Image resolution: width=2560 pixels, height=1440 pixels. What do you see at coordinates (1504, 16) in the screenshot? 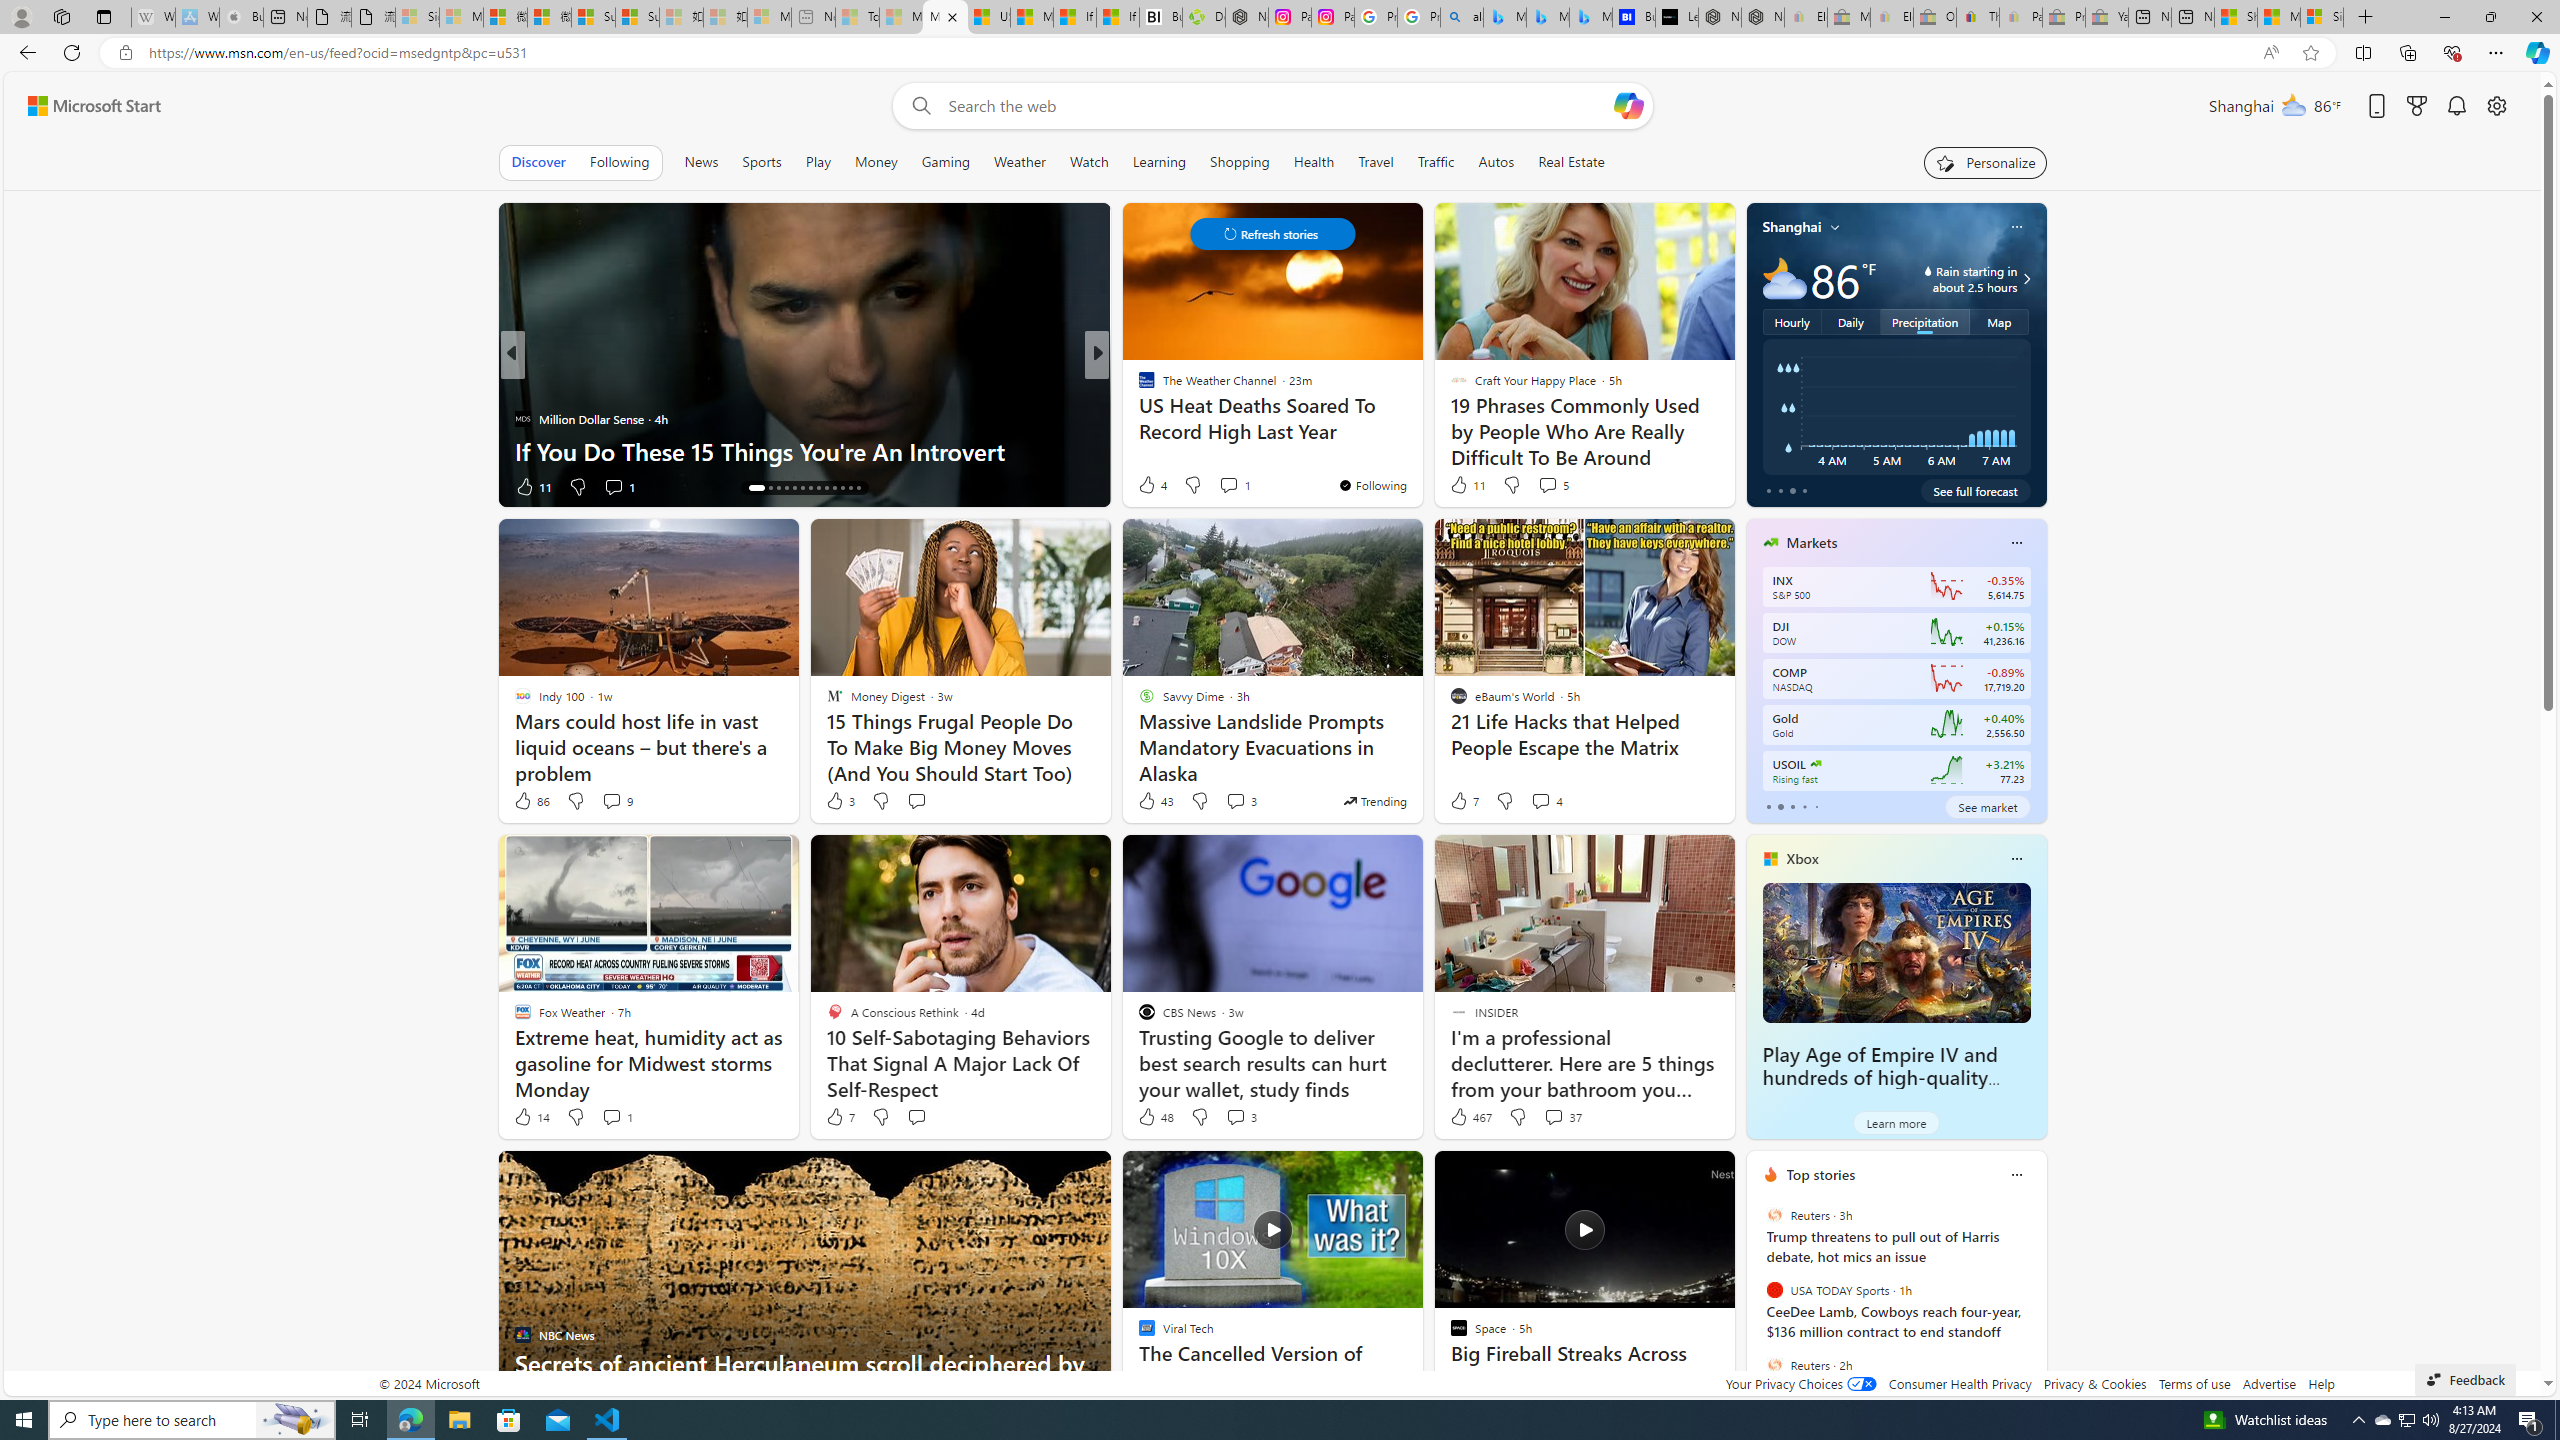
I see `'Microsoft Bing Travel - Flights from Hong Kong to Bangkok'` at bounding box center [1504, 16].